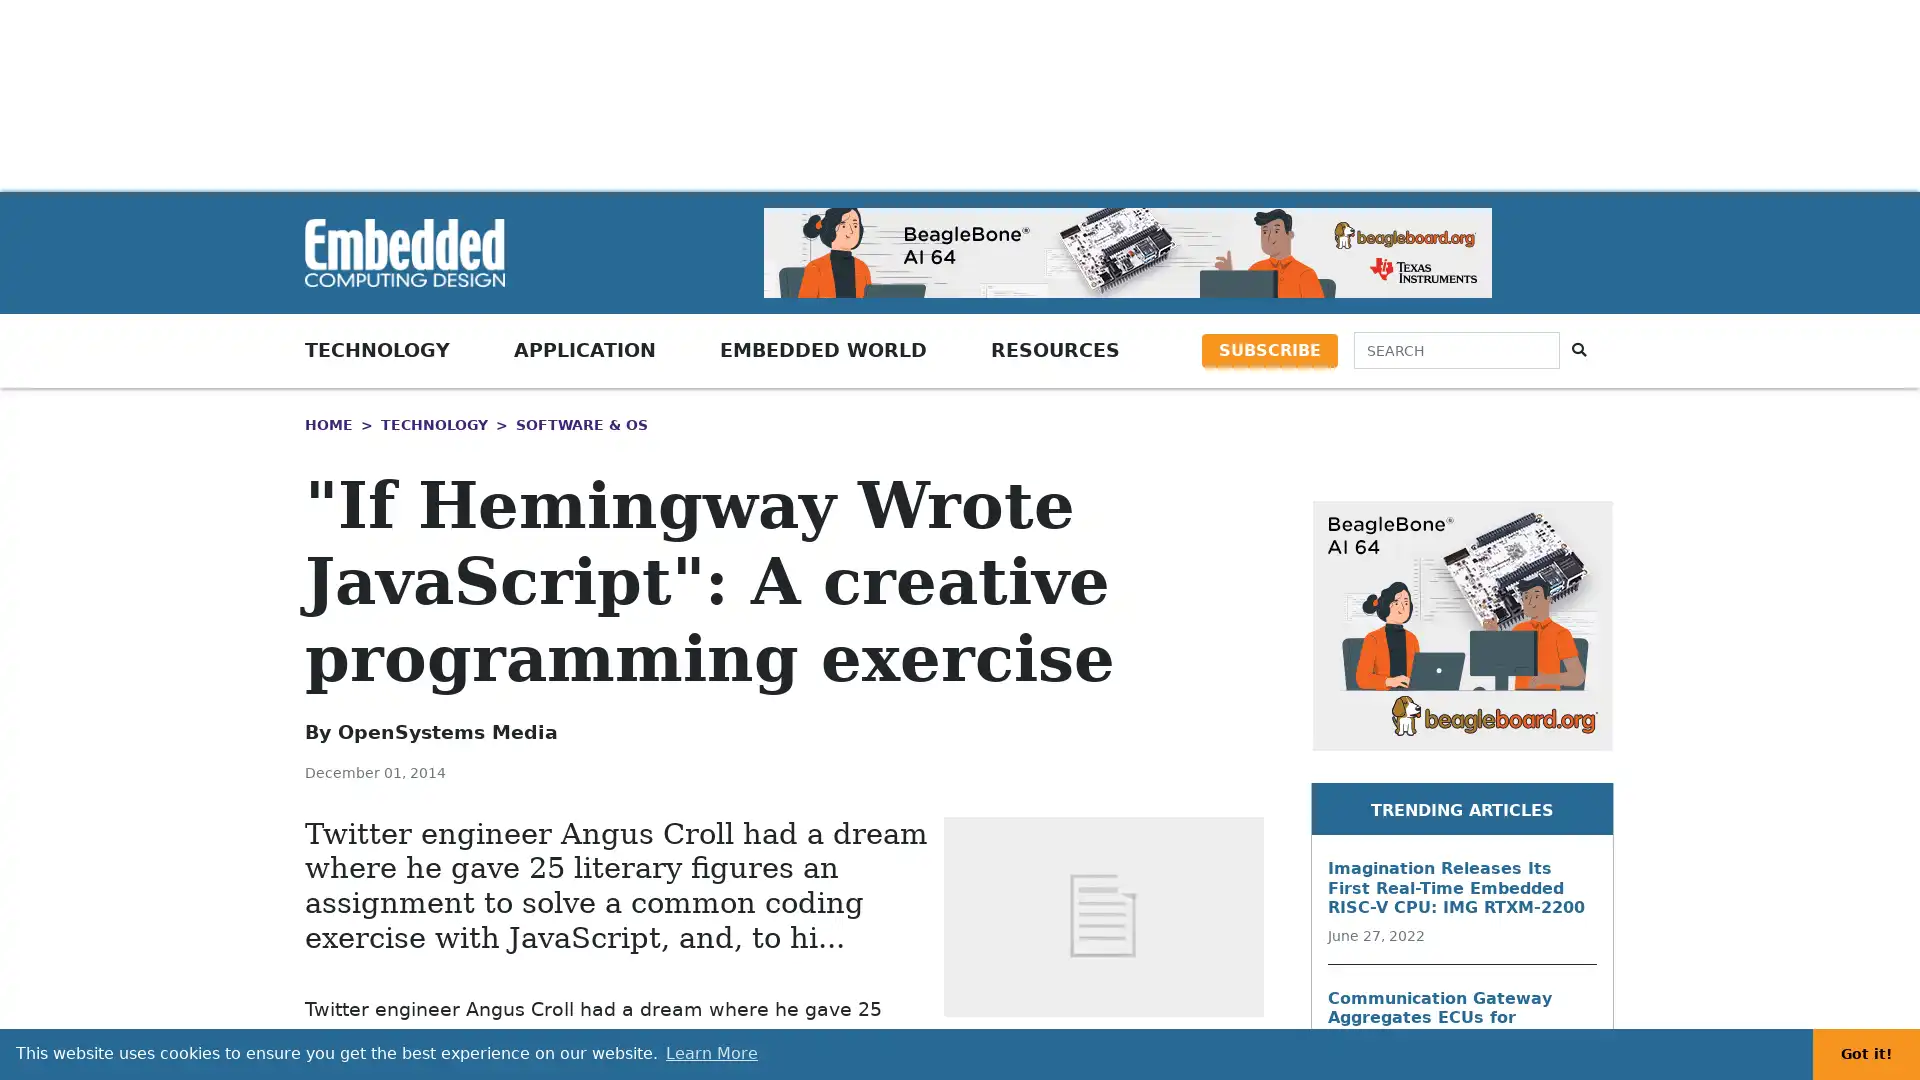 Image resolution: width=1920 pixels, height=1080 pixels. Describe the element at coordinates (711, 1052) in the screenshot. I see `learn more about cookies` at that location.